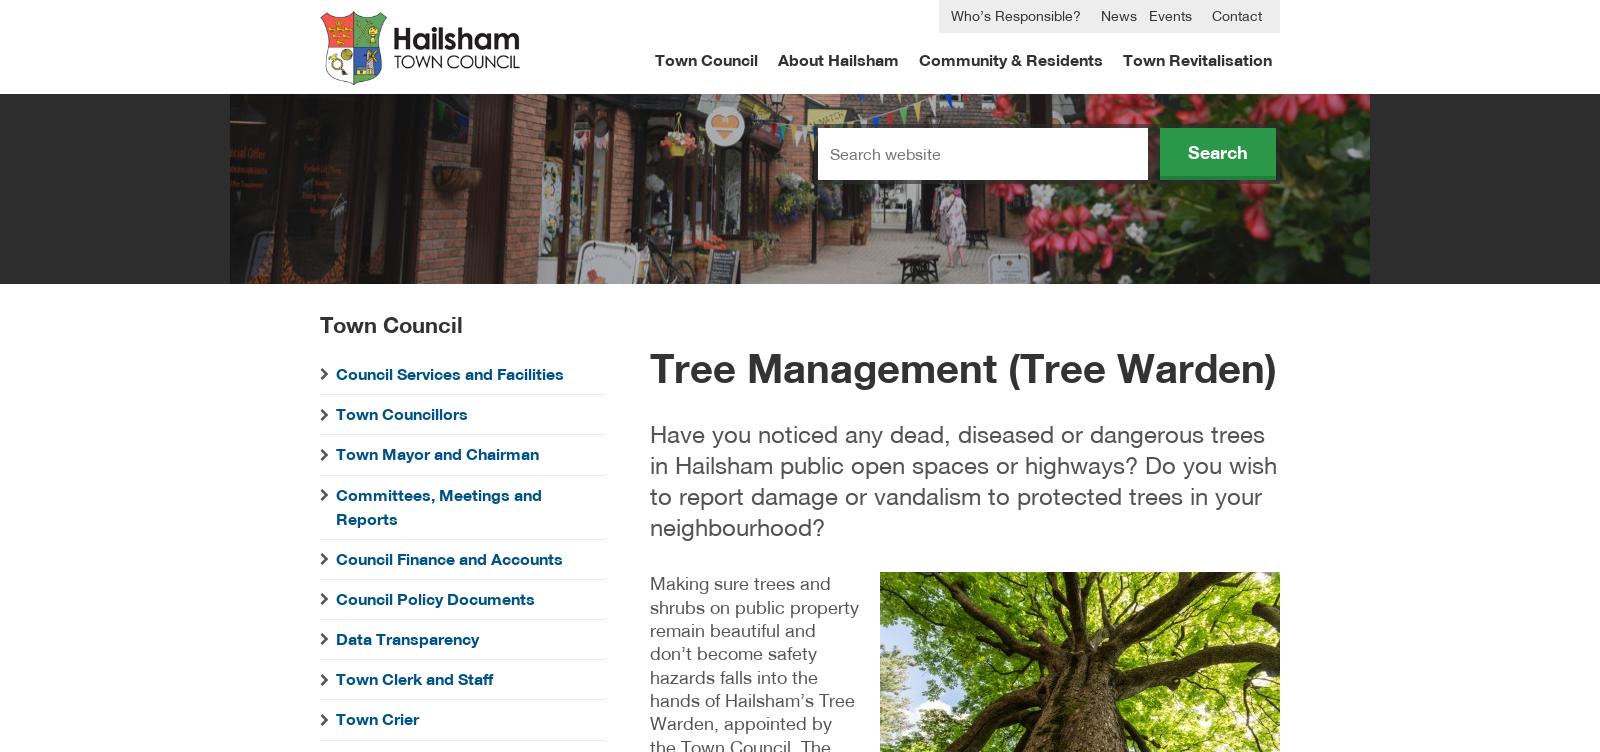  Describe the element at coordinates (1235, 16) in the screenshot. I see `'Contact'` at that location.